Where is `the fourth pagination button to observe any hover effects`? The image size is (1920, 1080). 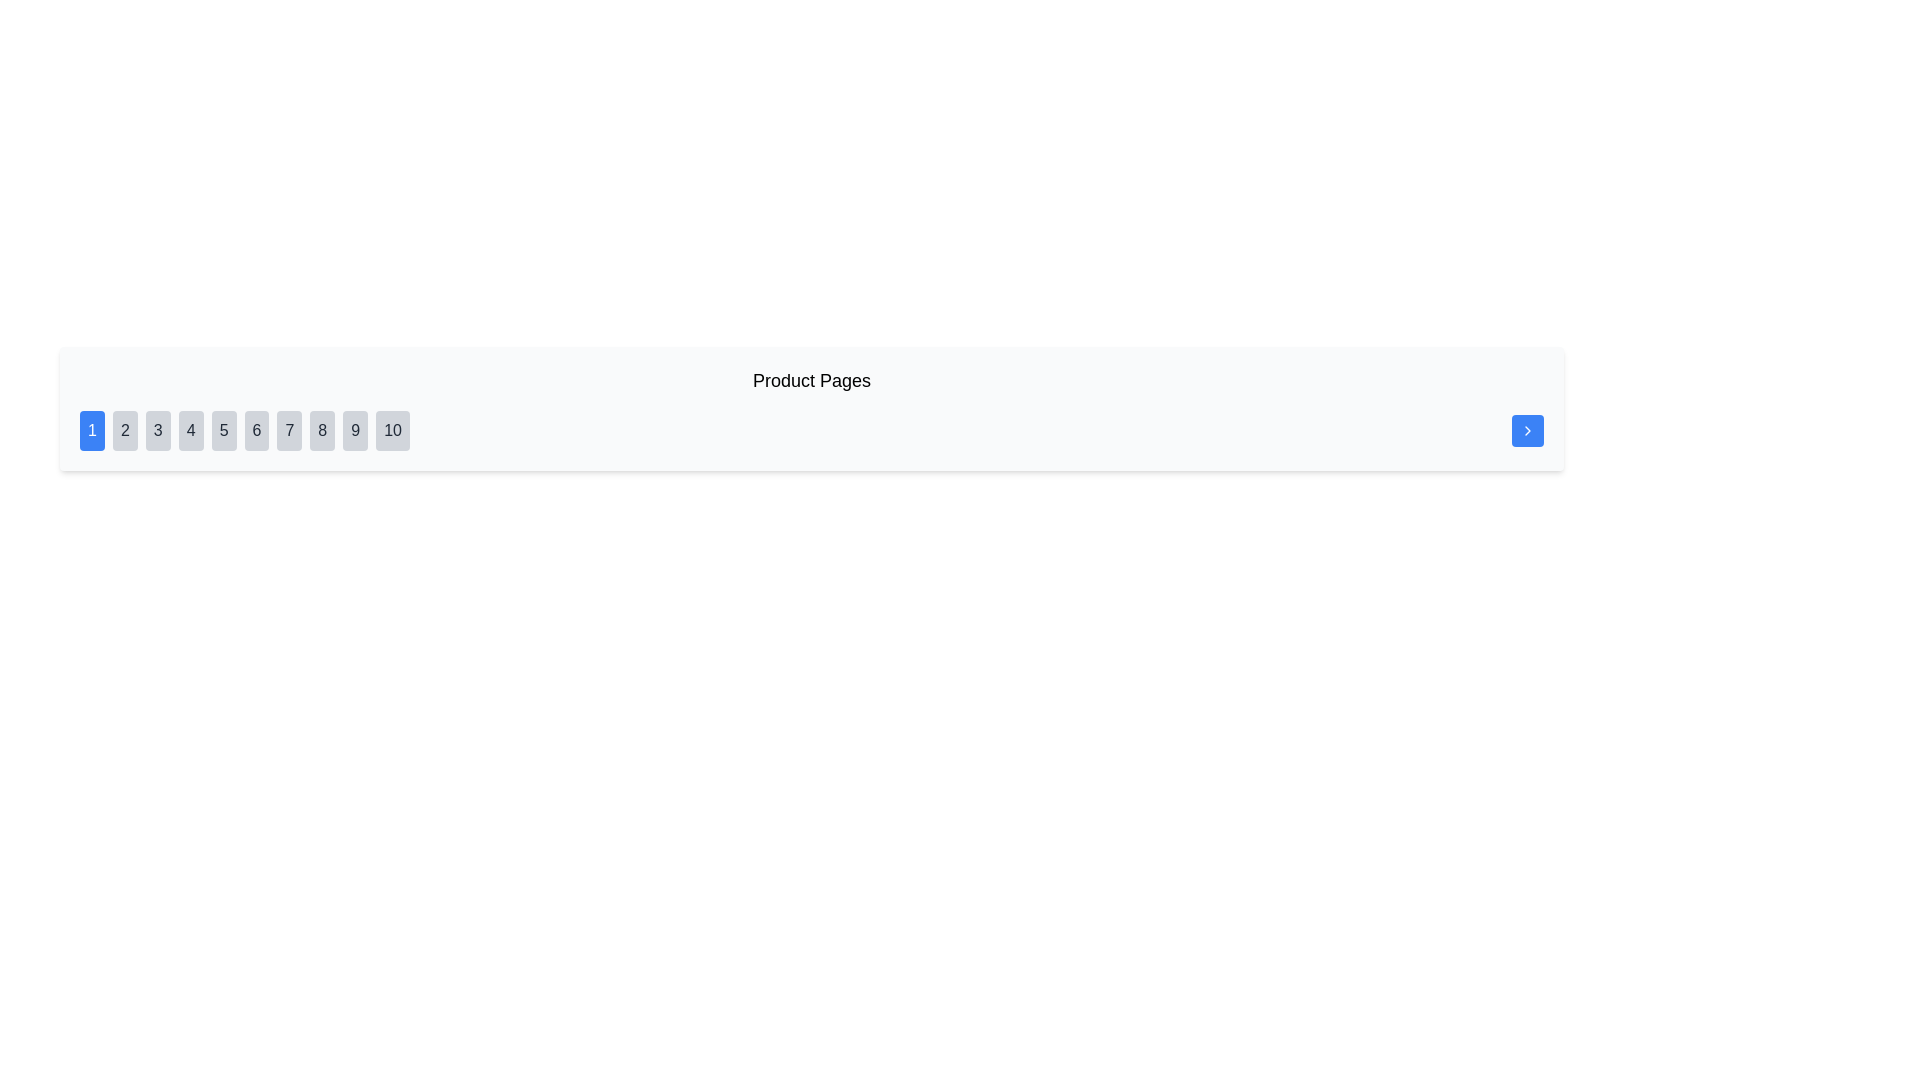 the fourth pagination button to observe any hover effects is located at coordinates (191, 430).